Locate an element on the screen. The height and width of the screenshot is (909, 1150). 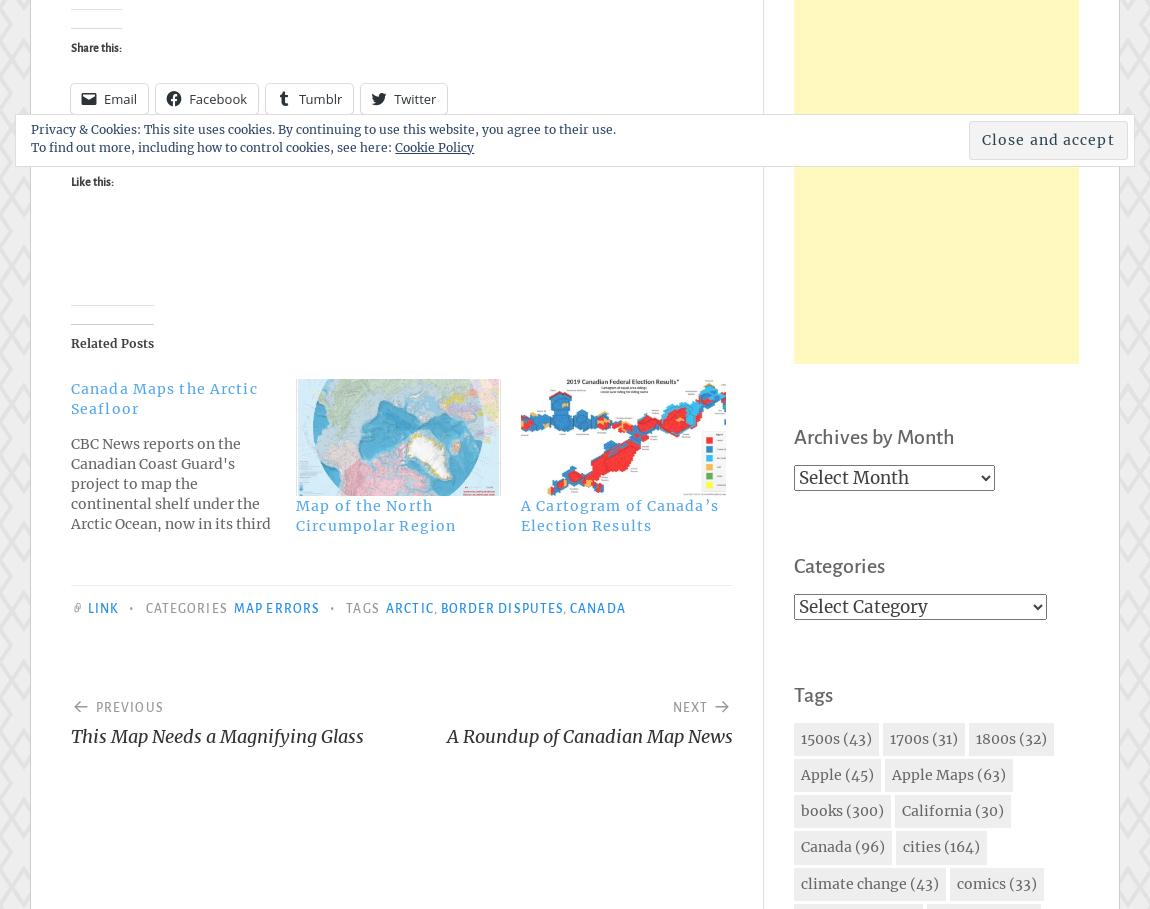
'Apple' is located at coordinates (820, 774).